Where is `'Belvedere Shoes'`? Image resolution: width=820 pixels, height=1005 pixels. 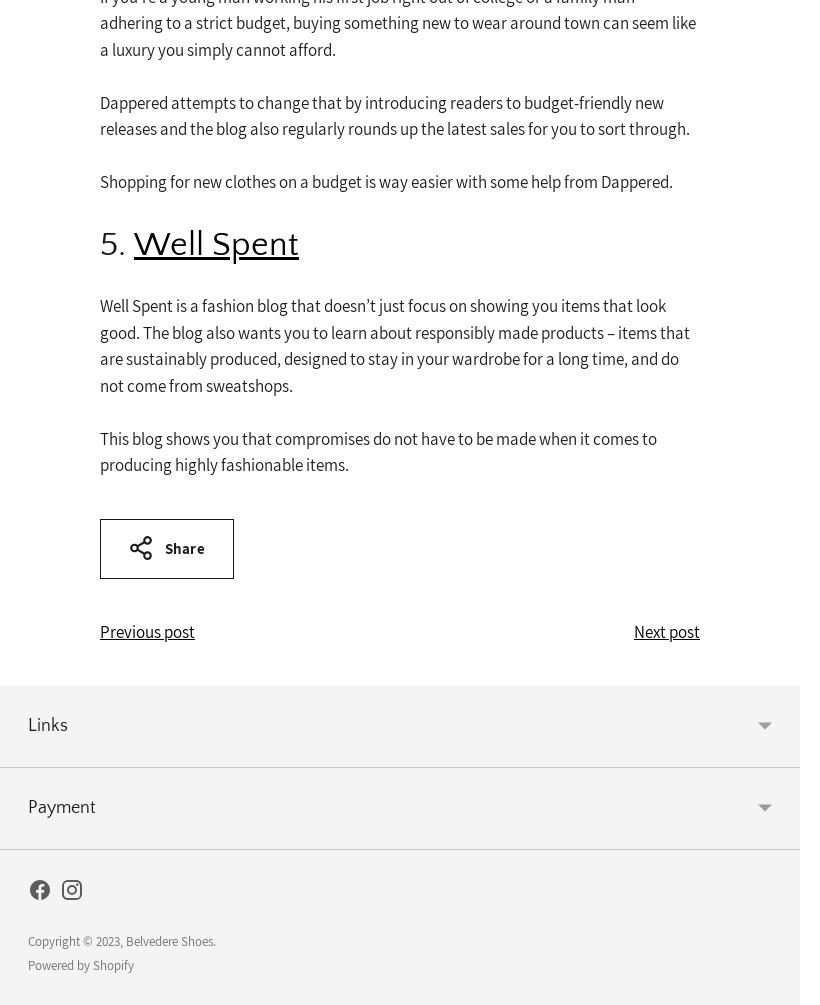 'Belvedere Shoes' is located at coordinates (169, 939).